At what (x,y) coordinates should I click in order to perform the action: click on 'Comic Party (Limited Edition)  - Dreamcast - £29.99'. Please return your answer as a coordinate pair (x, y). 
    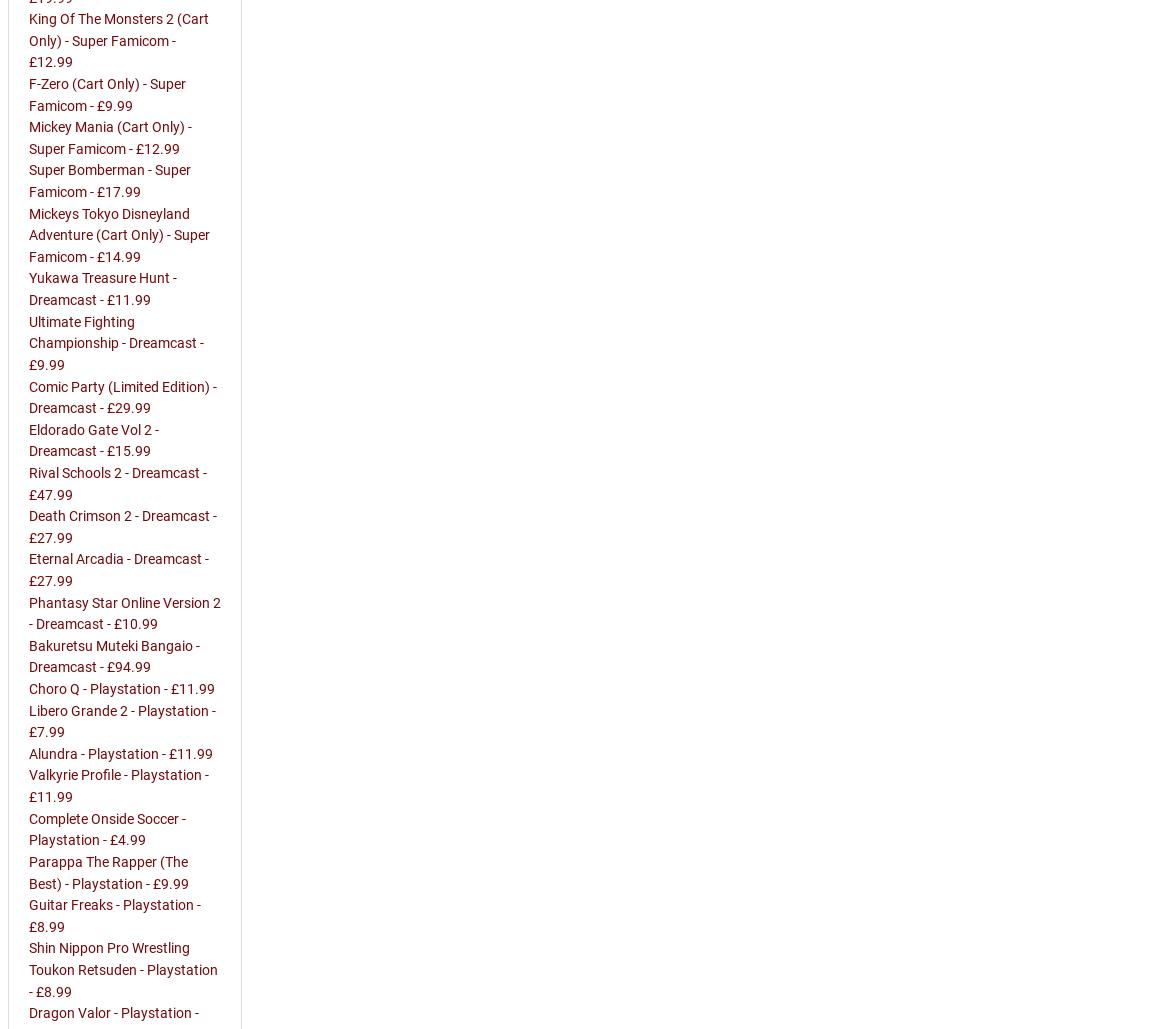
    Looking at the image, I should click on (123, 396).